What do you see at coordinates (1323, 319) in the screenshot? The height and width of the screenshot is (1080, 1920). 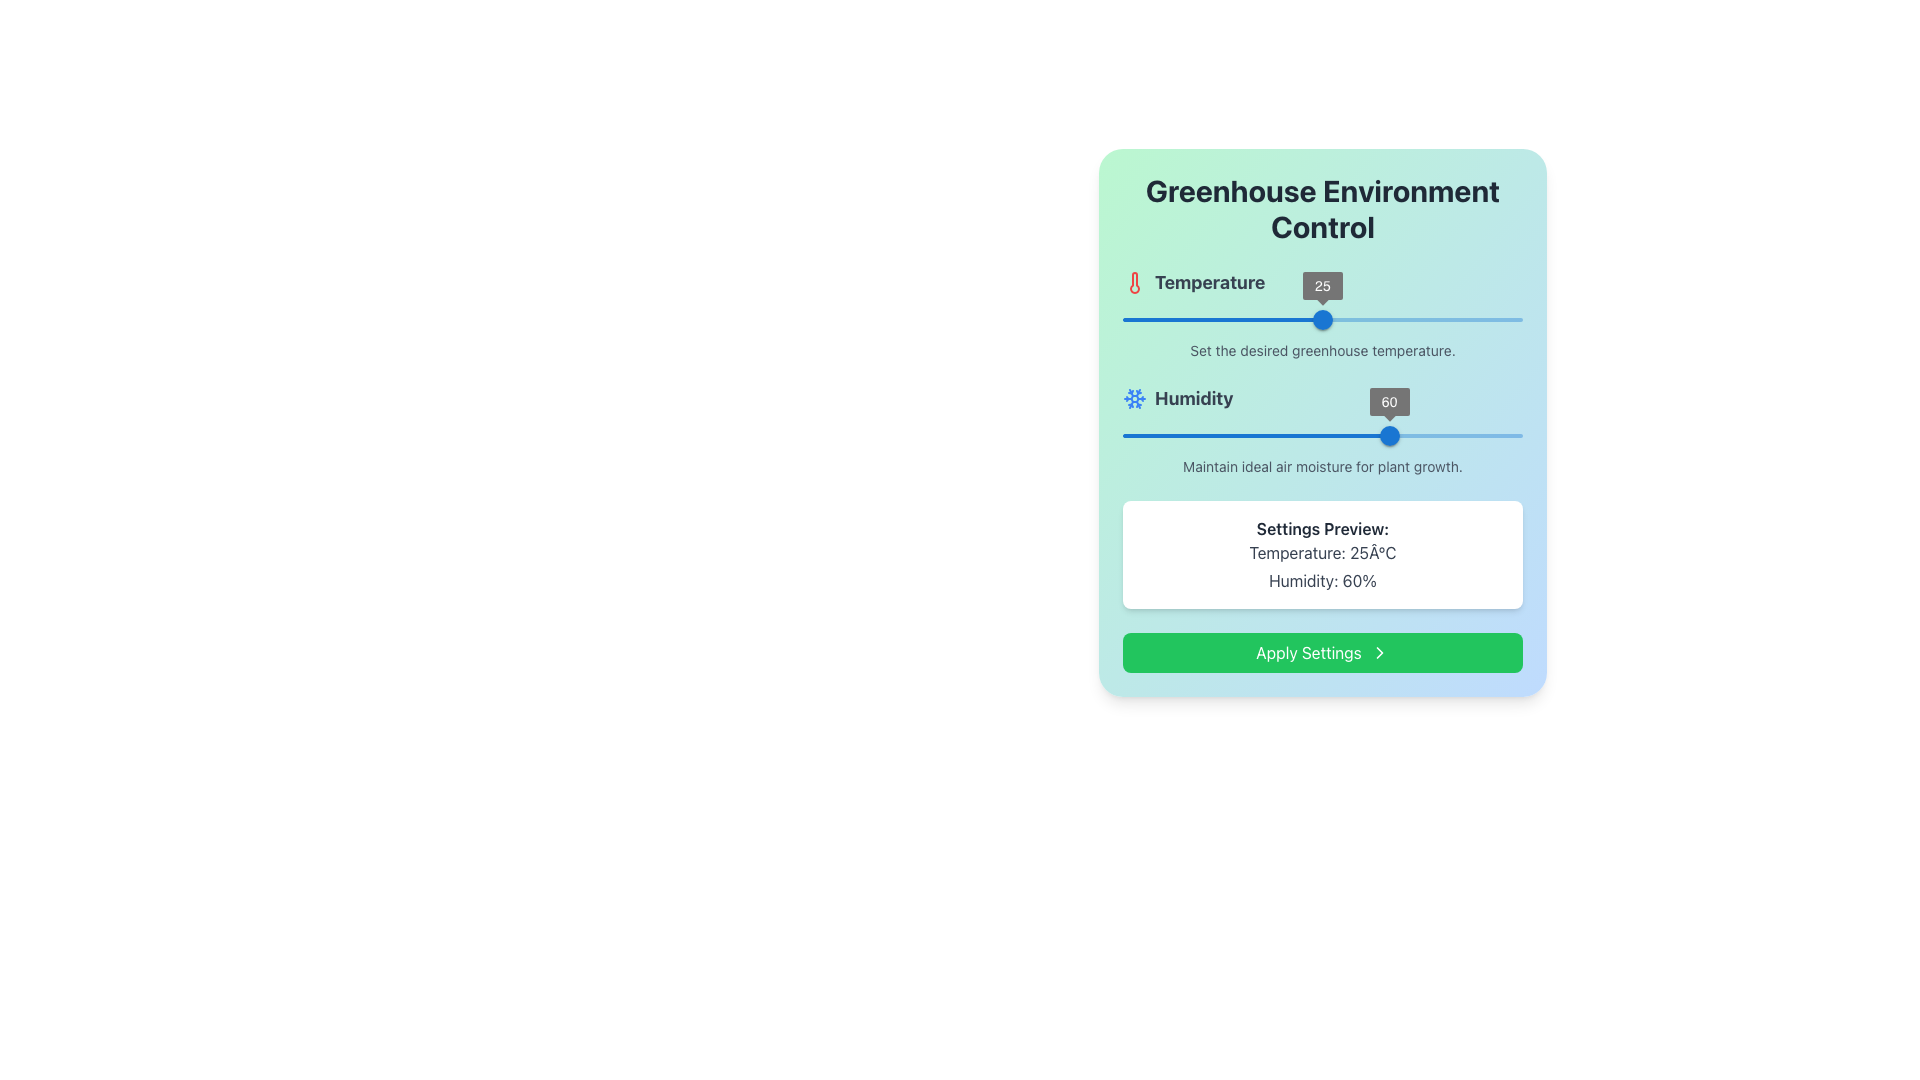 I see `the red horizontal slider rail for temperature adjustment located at the top of the interface panel` at bounding box center [1323, 319].